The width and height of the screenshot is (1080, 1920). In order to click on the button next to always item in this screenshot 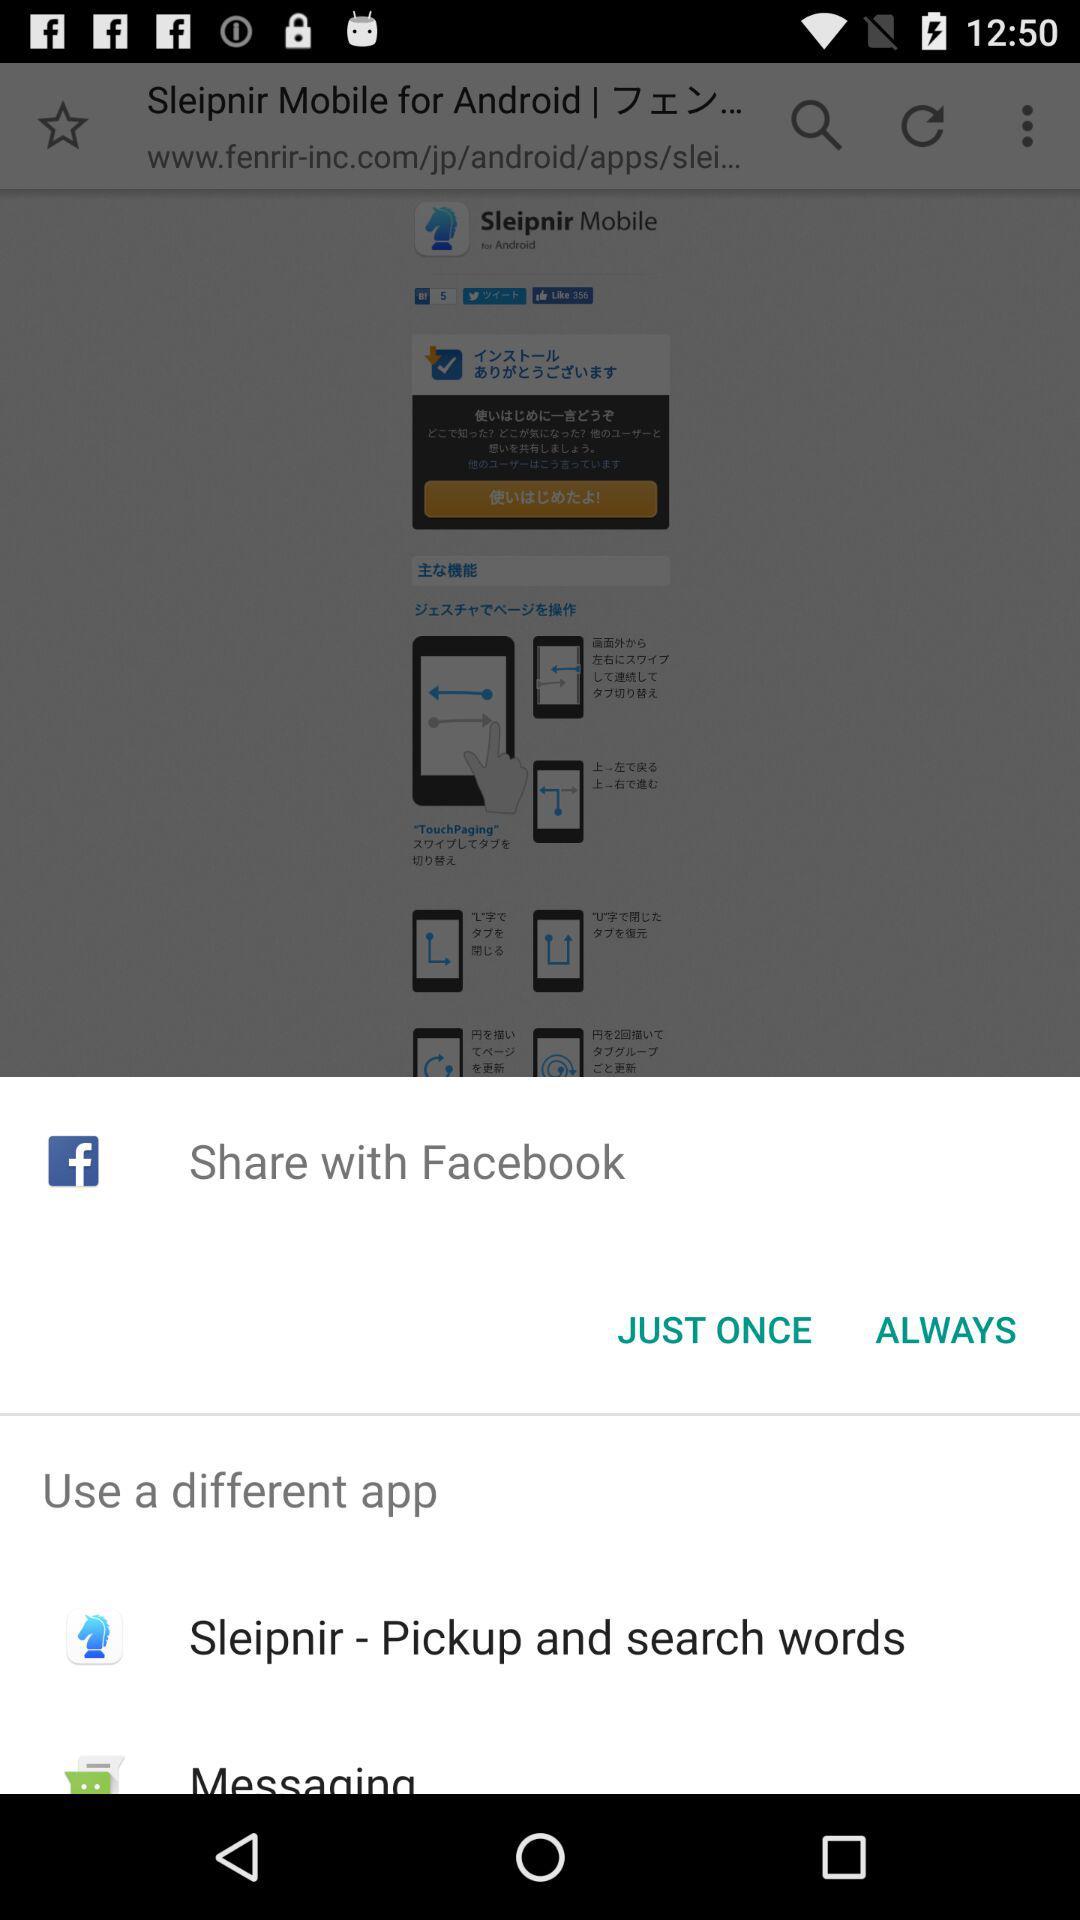, I will do `click(713, 1329)`.